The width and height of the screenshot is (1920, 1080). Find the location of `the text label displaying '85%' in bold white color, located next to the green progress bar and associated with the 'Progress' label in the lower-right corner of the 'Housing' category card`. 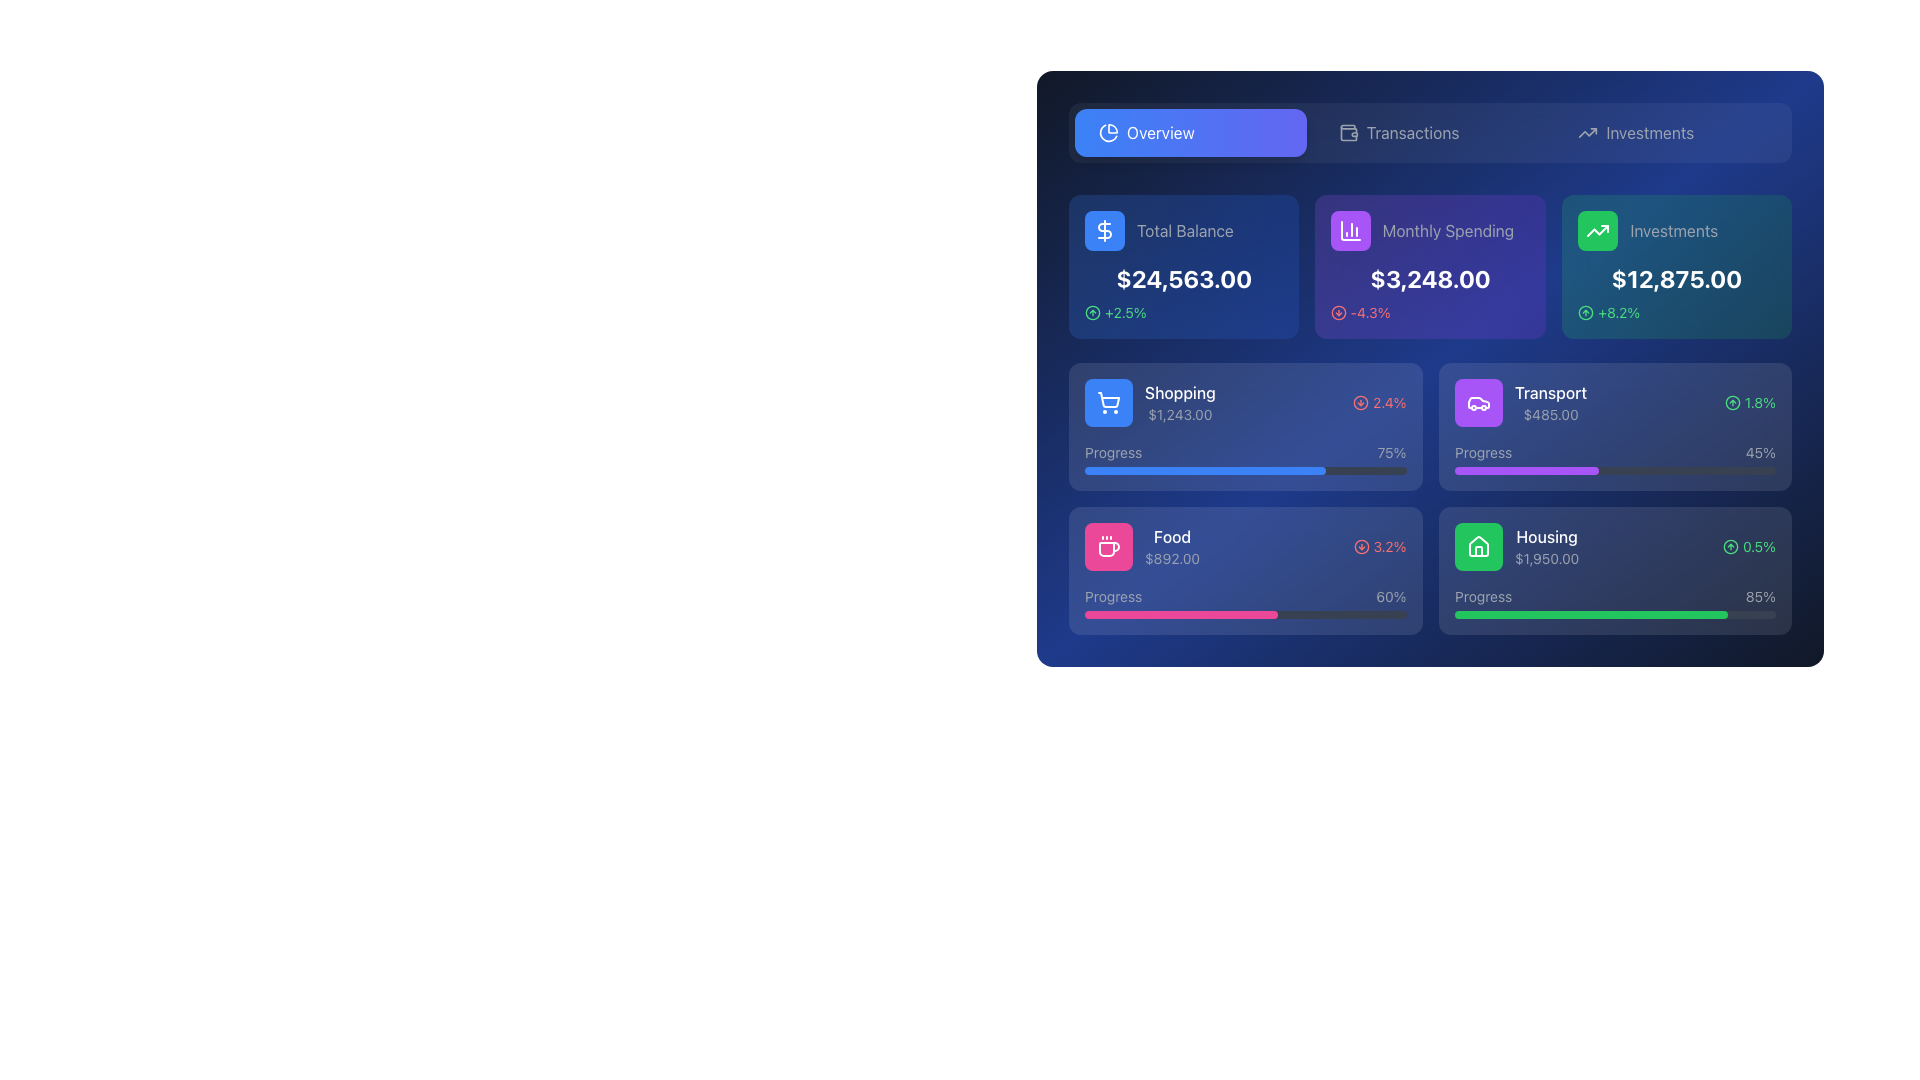

the text label displaying '85%' in bold white color, located next to the green progress bar and associated with the 'Progress' label in the lower-right corner of the 'Housing' category card is located at coordinates (1761, 596).